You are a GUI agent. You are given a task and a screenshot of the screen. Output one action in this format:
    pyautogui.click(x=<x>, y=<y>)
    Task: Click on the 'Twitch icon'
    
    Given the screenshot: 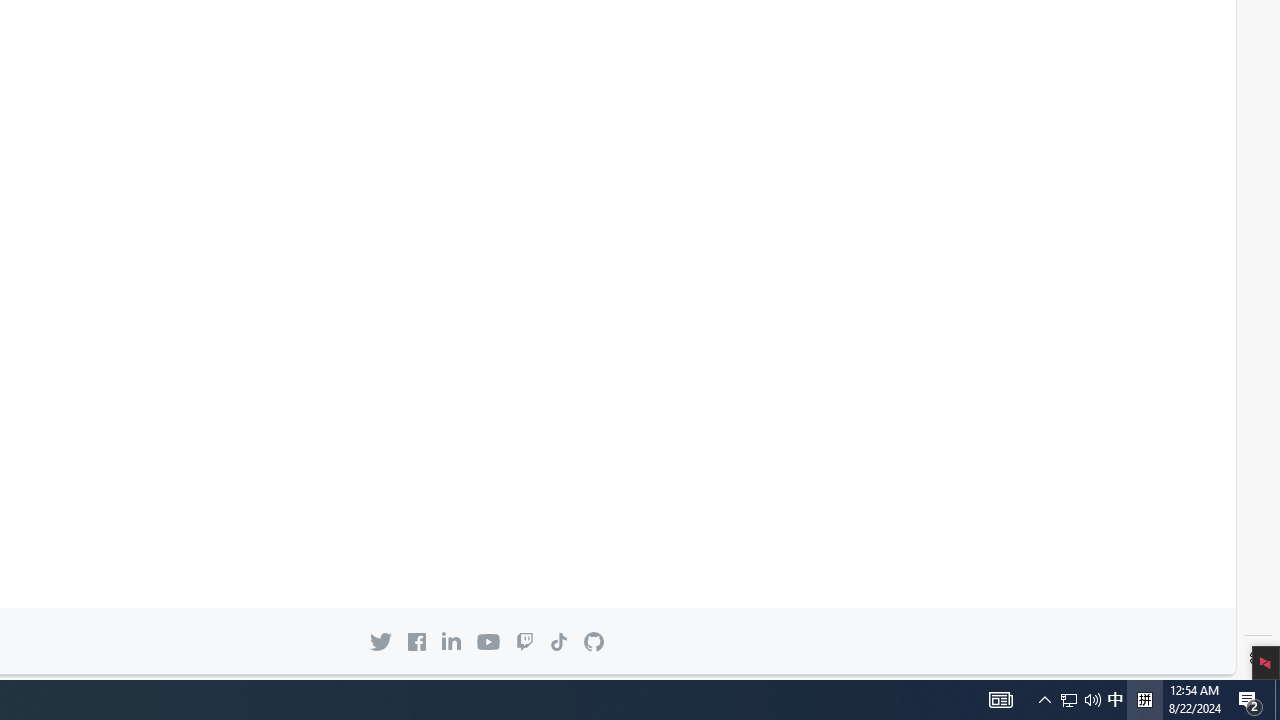 What is the action you would take?
    pyautogui.click(x=524, y=641)
    